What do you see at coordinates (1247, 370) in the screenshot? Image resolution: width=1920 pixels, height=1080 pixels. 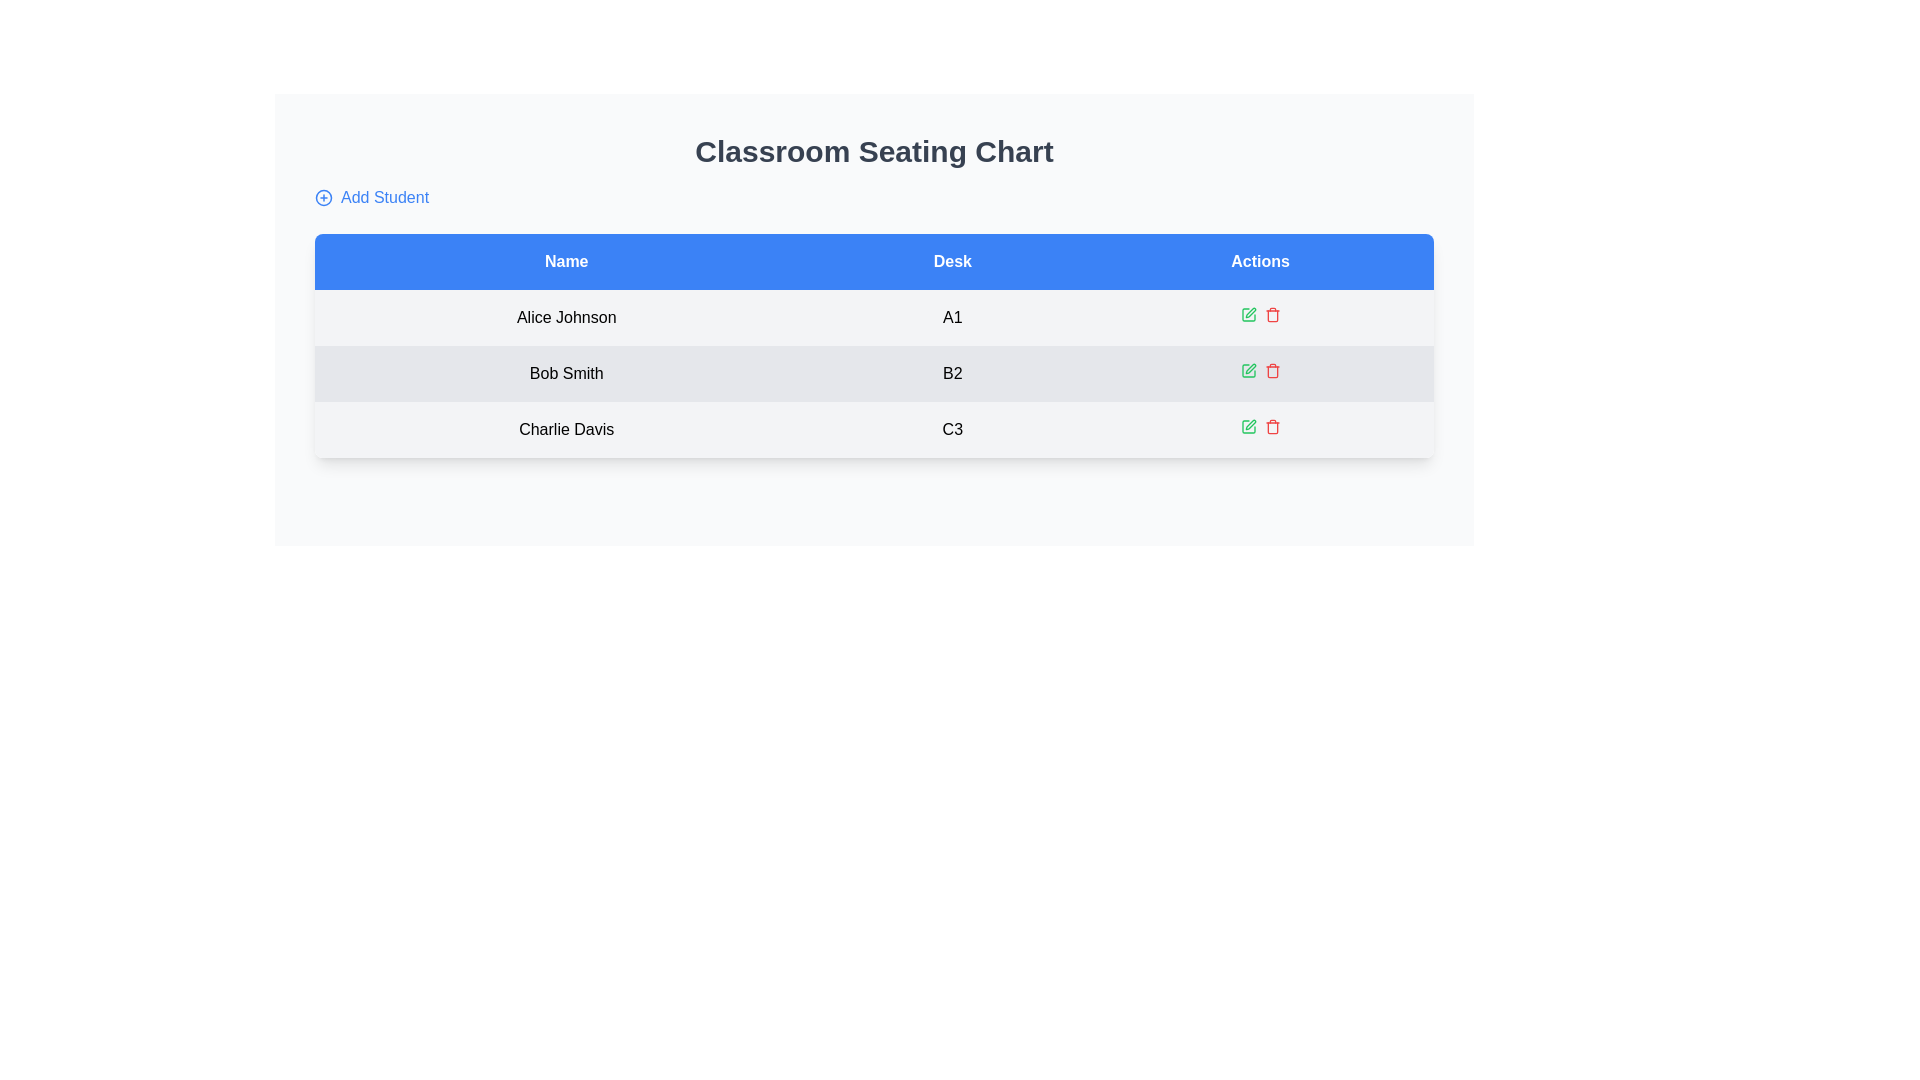 I see `the edit icon, which is a graphical square with a pen symbol, located in the 'Actions' column of the second row of the table` at bounding box center [1247, 370].